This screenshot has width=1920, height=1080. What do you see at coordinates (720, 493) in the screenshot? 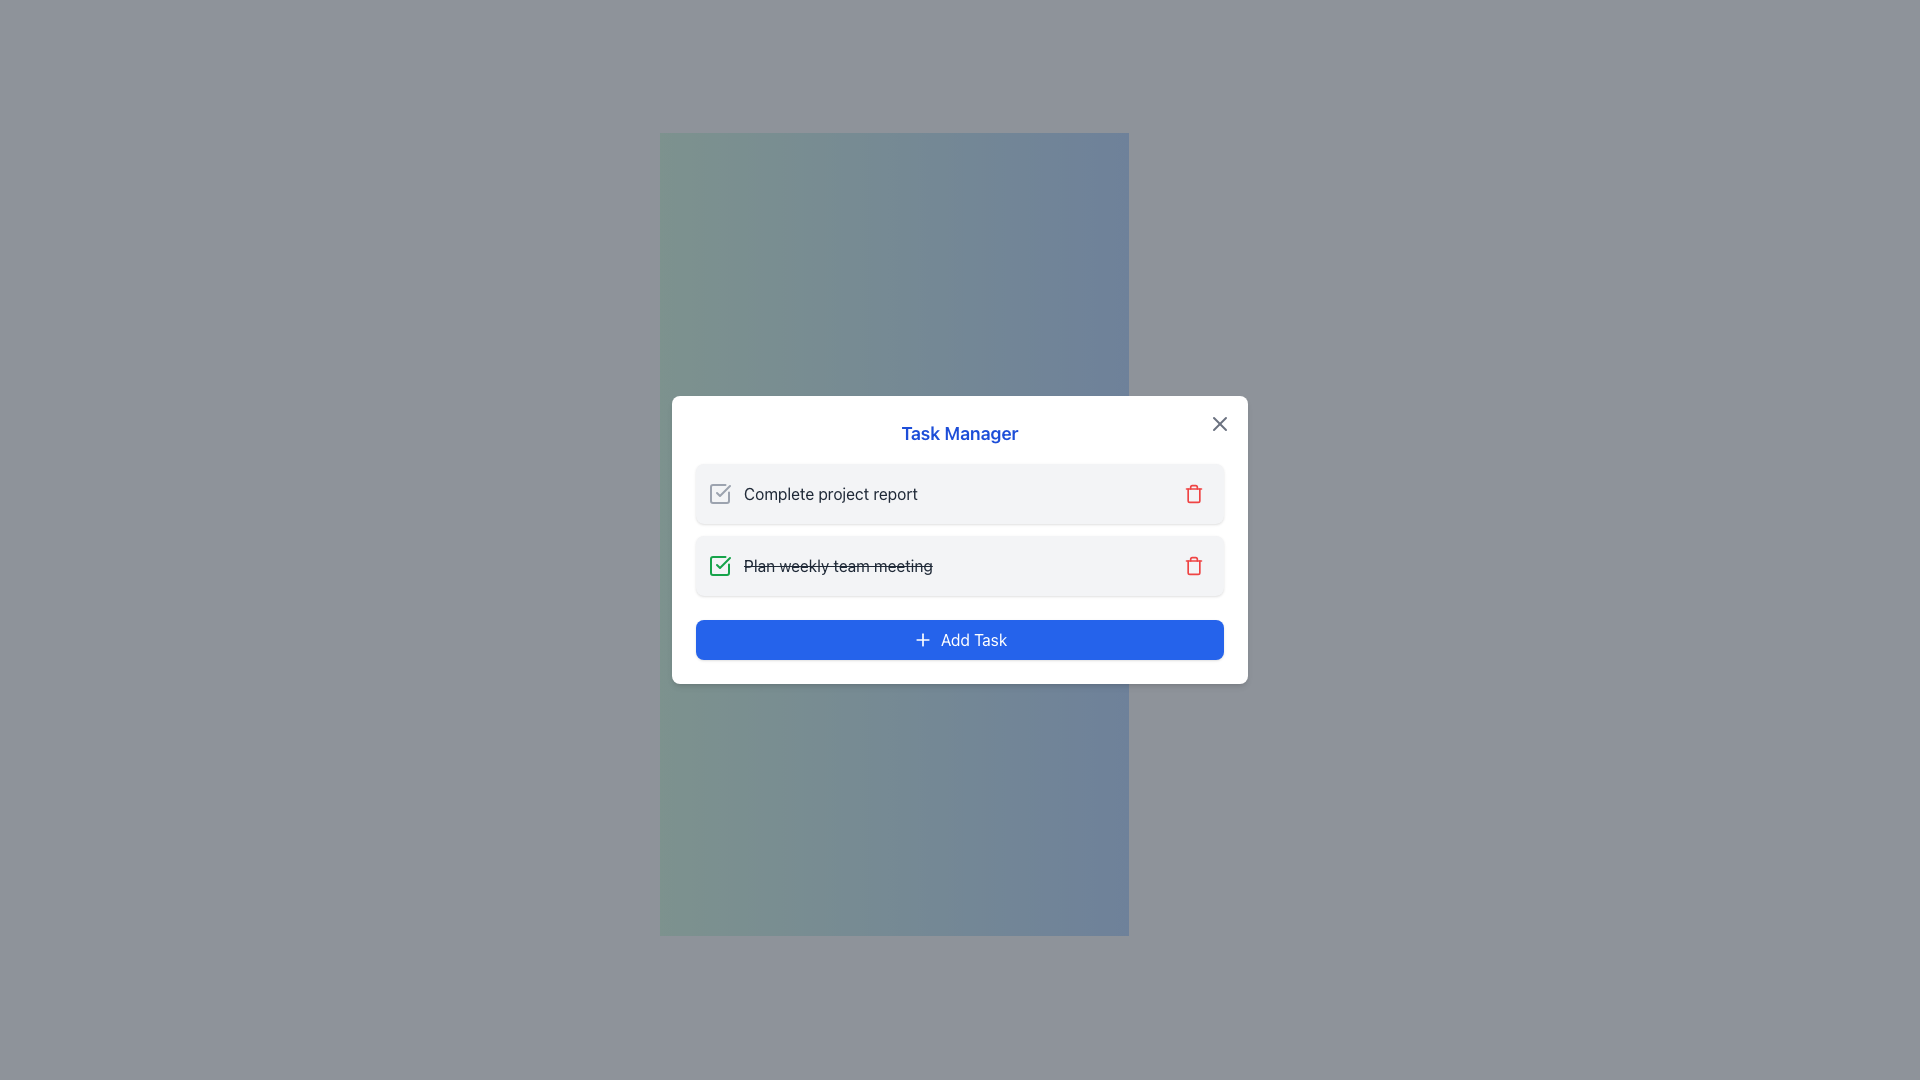
I see `the interactive checkbox located to the immediate left of the text 'Complete project report'` at bounding box center [720, 493].